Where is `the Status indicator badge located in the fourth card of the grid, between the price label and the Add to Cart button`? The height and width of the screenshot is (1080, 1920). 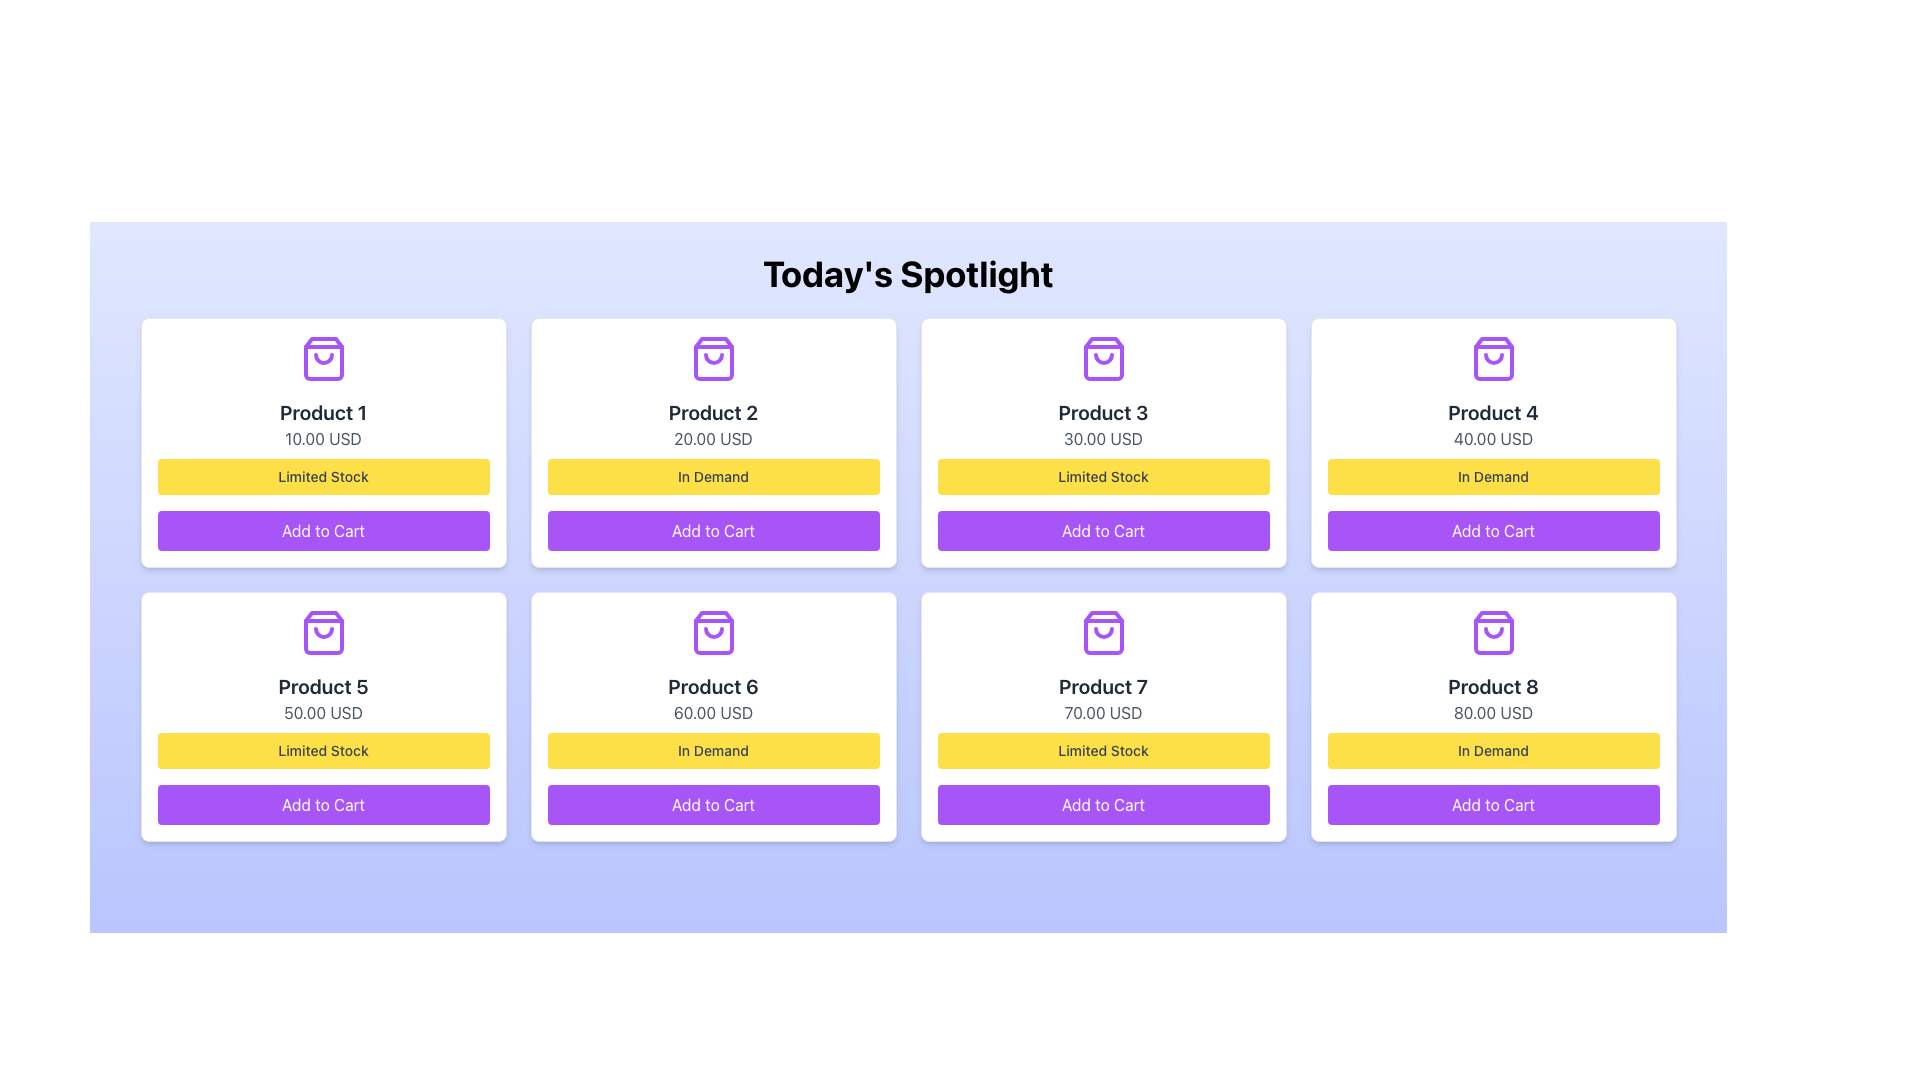 the Status indicator badge located in the fourth card of the grid, between the price label and the Add to Cart button is located at coordinates (1493, 477).